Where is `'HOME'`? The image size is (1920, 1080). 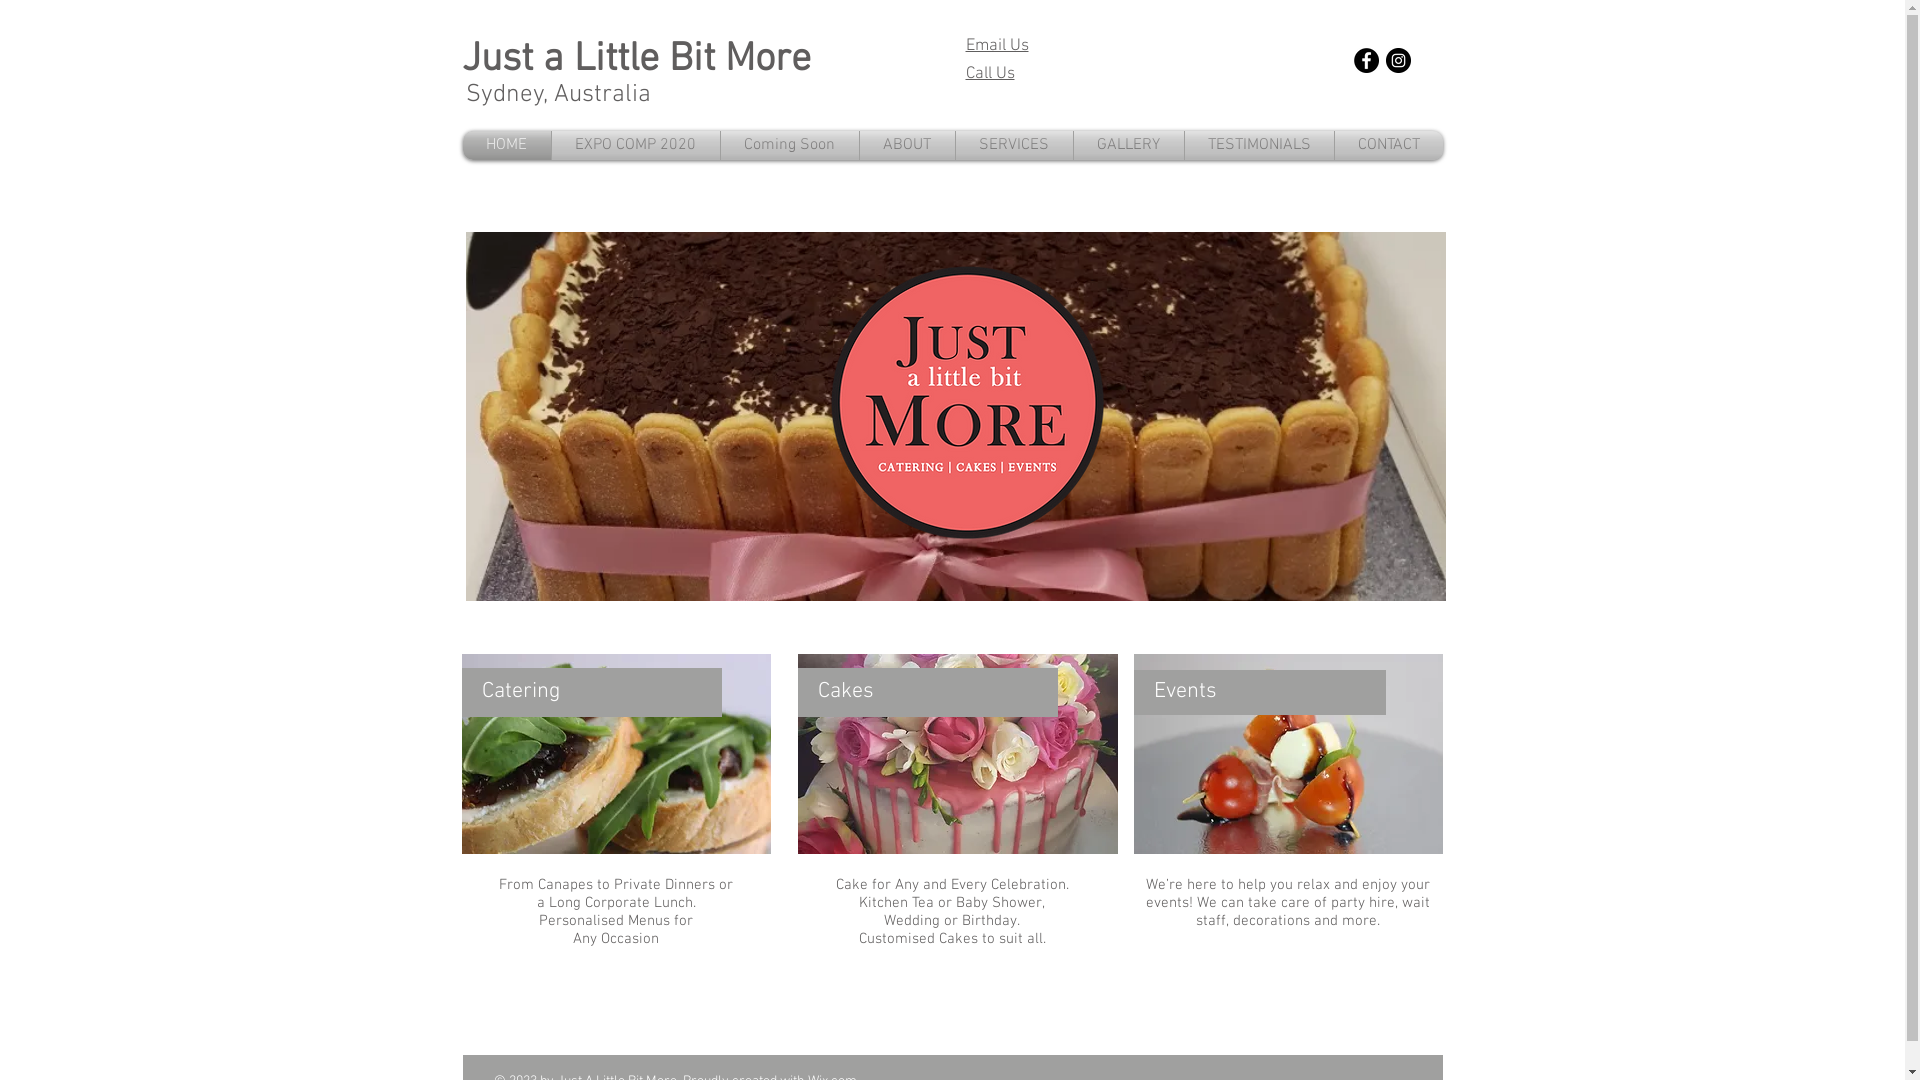 'HOME' is located at coordinates (460, 144).